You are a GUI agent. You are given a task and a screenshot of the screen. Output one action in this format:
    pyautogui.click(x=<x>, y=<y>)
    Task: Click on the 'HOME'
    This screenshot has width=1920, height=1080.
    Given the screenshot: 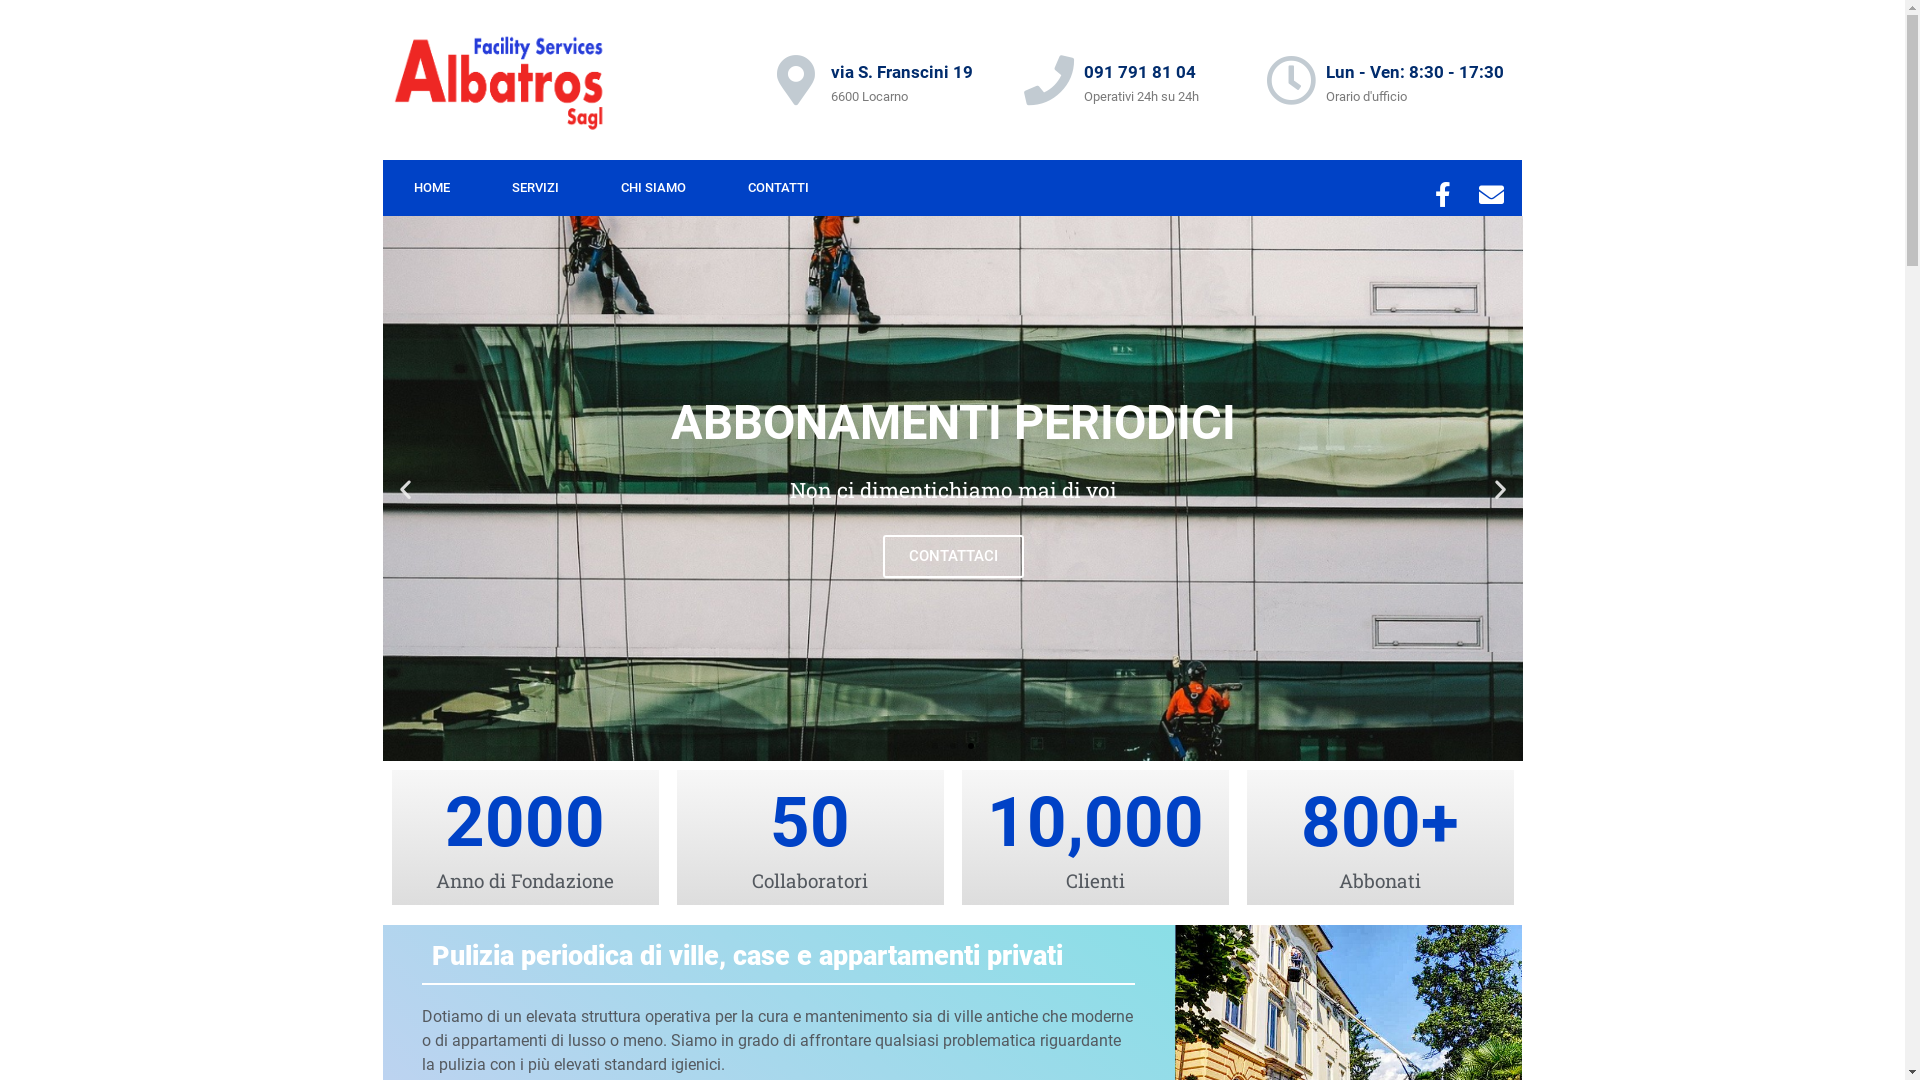 What is the action you would take?
    pyautogui.click(x=430, y=188)
    